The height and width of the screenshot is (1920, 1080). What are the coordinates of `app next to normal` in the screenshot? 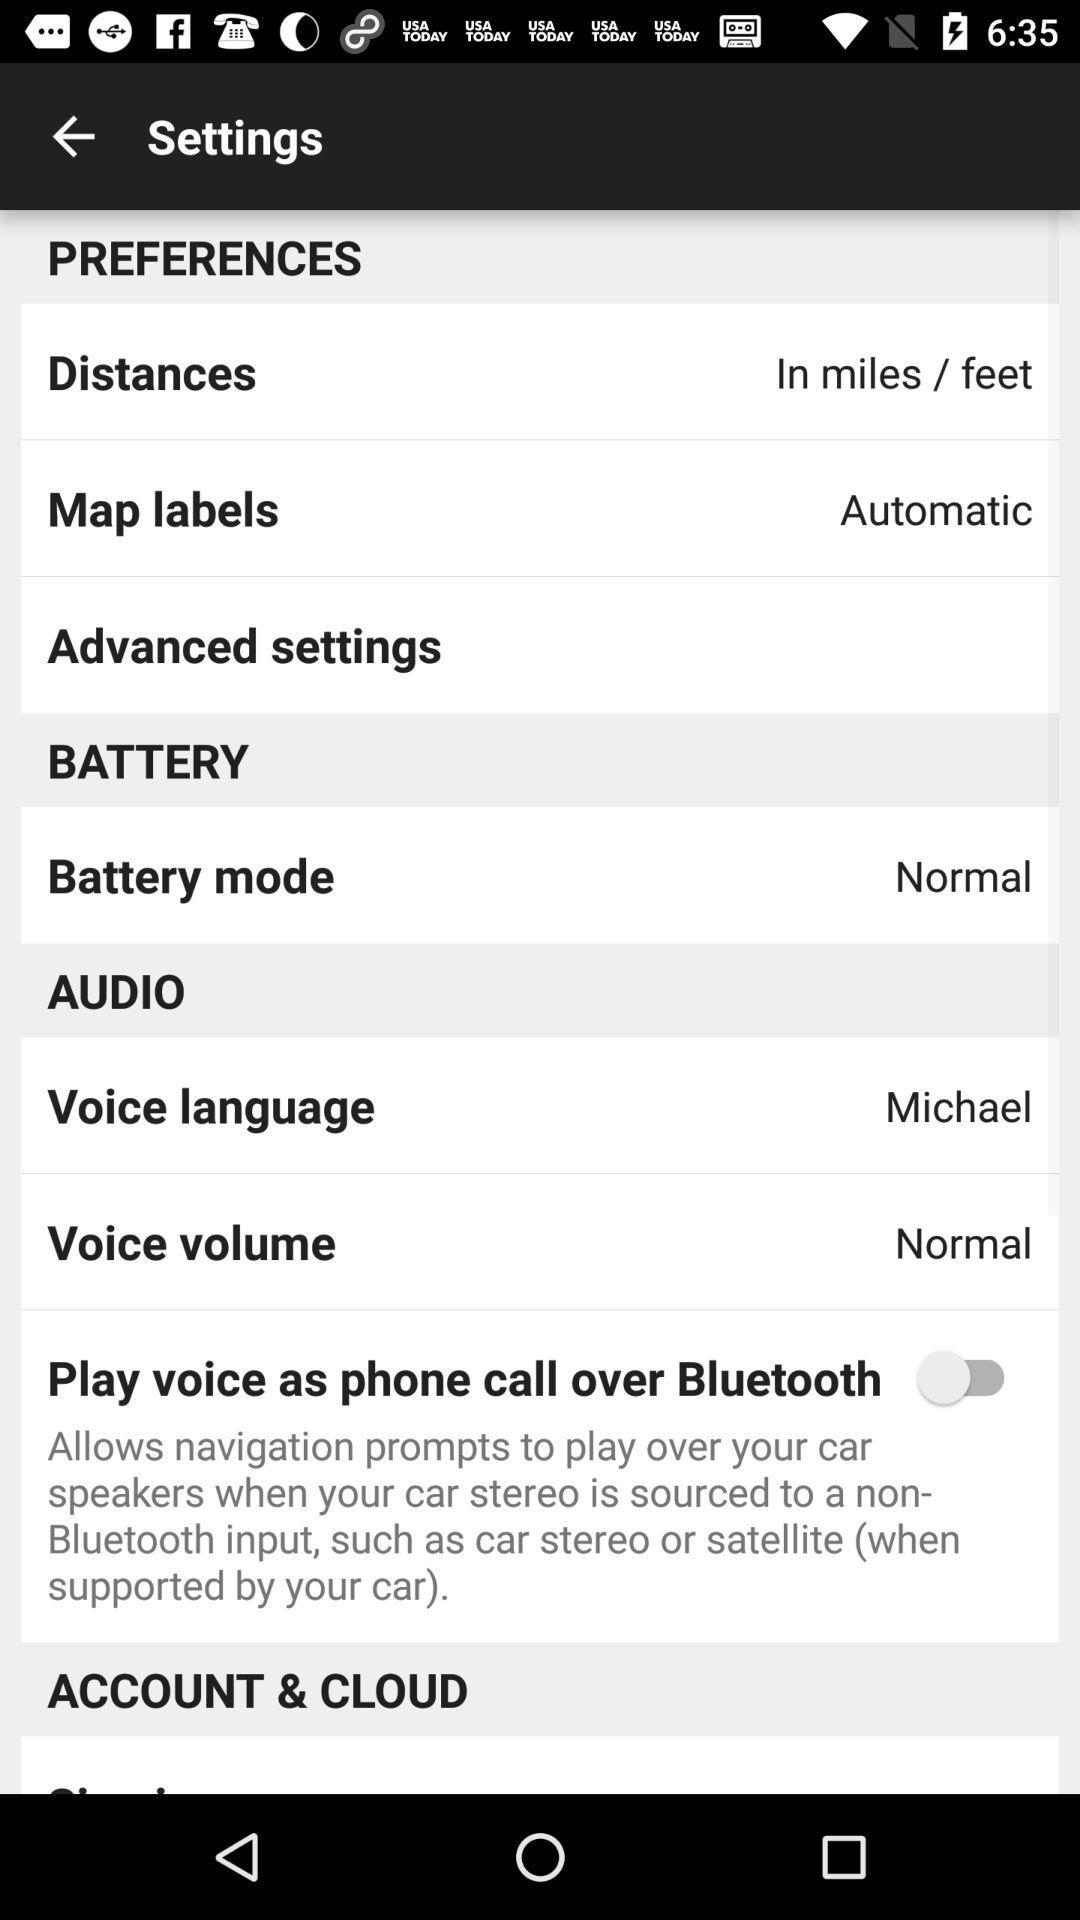 It's located at (191, 1240).